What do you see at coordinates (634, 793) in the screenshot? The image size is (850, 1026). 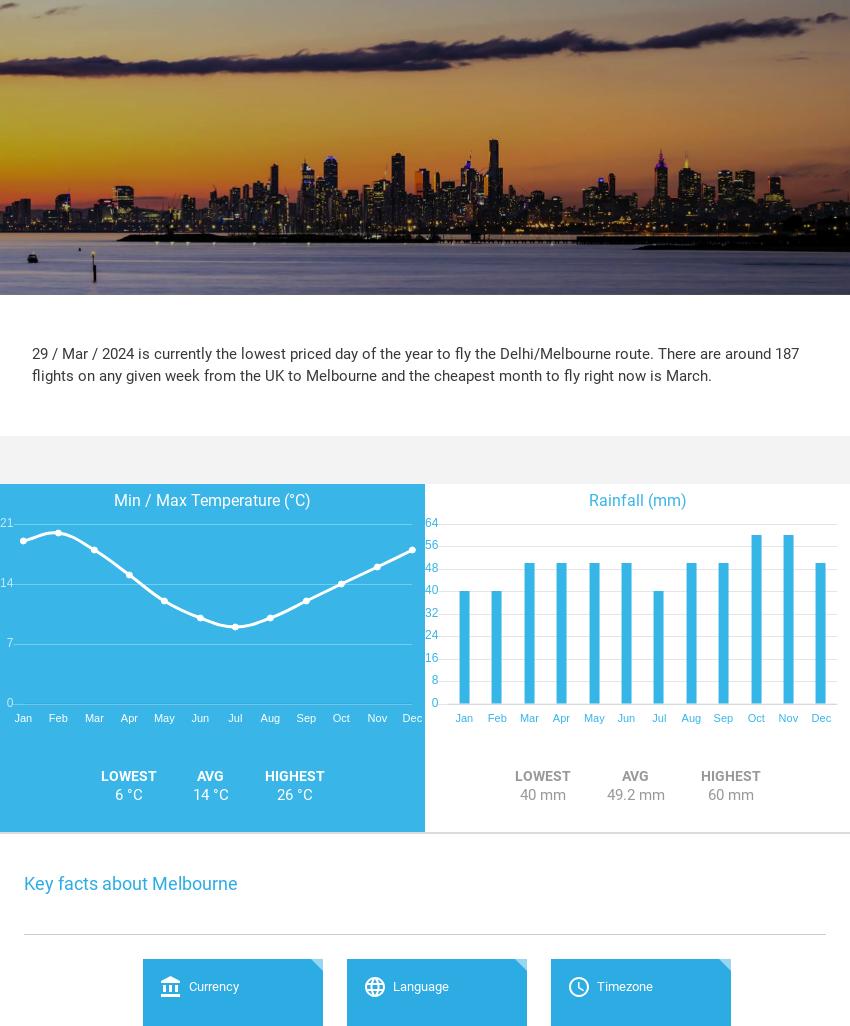 I see `'49.2 mm'` at bounding box center [634, 793].